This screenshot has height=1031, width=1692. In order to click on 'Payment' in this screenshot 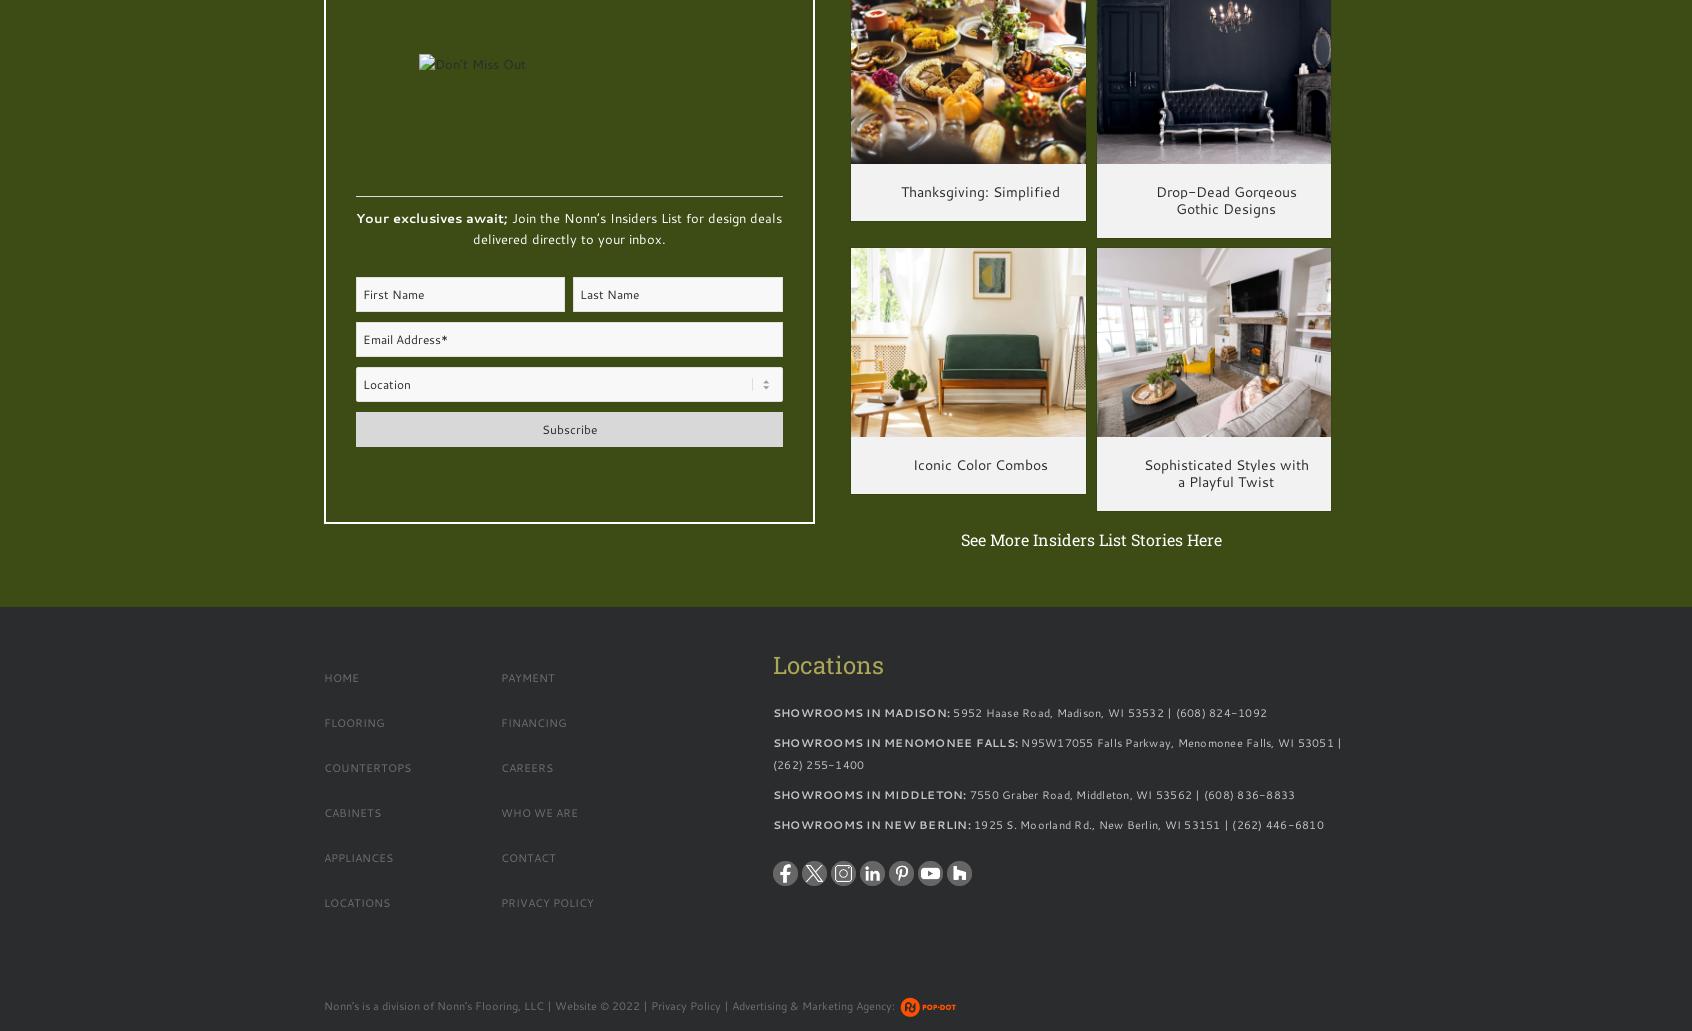, I will do `click(501, 676)`.